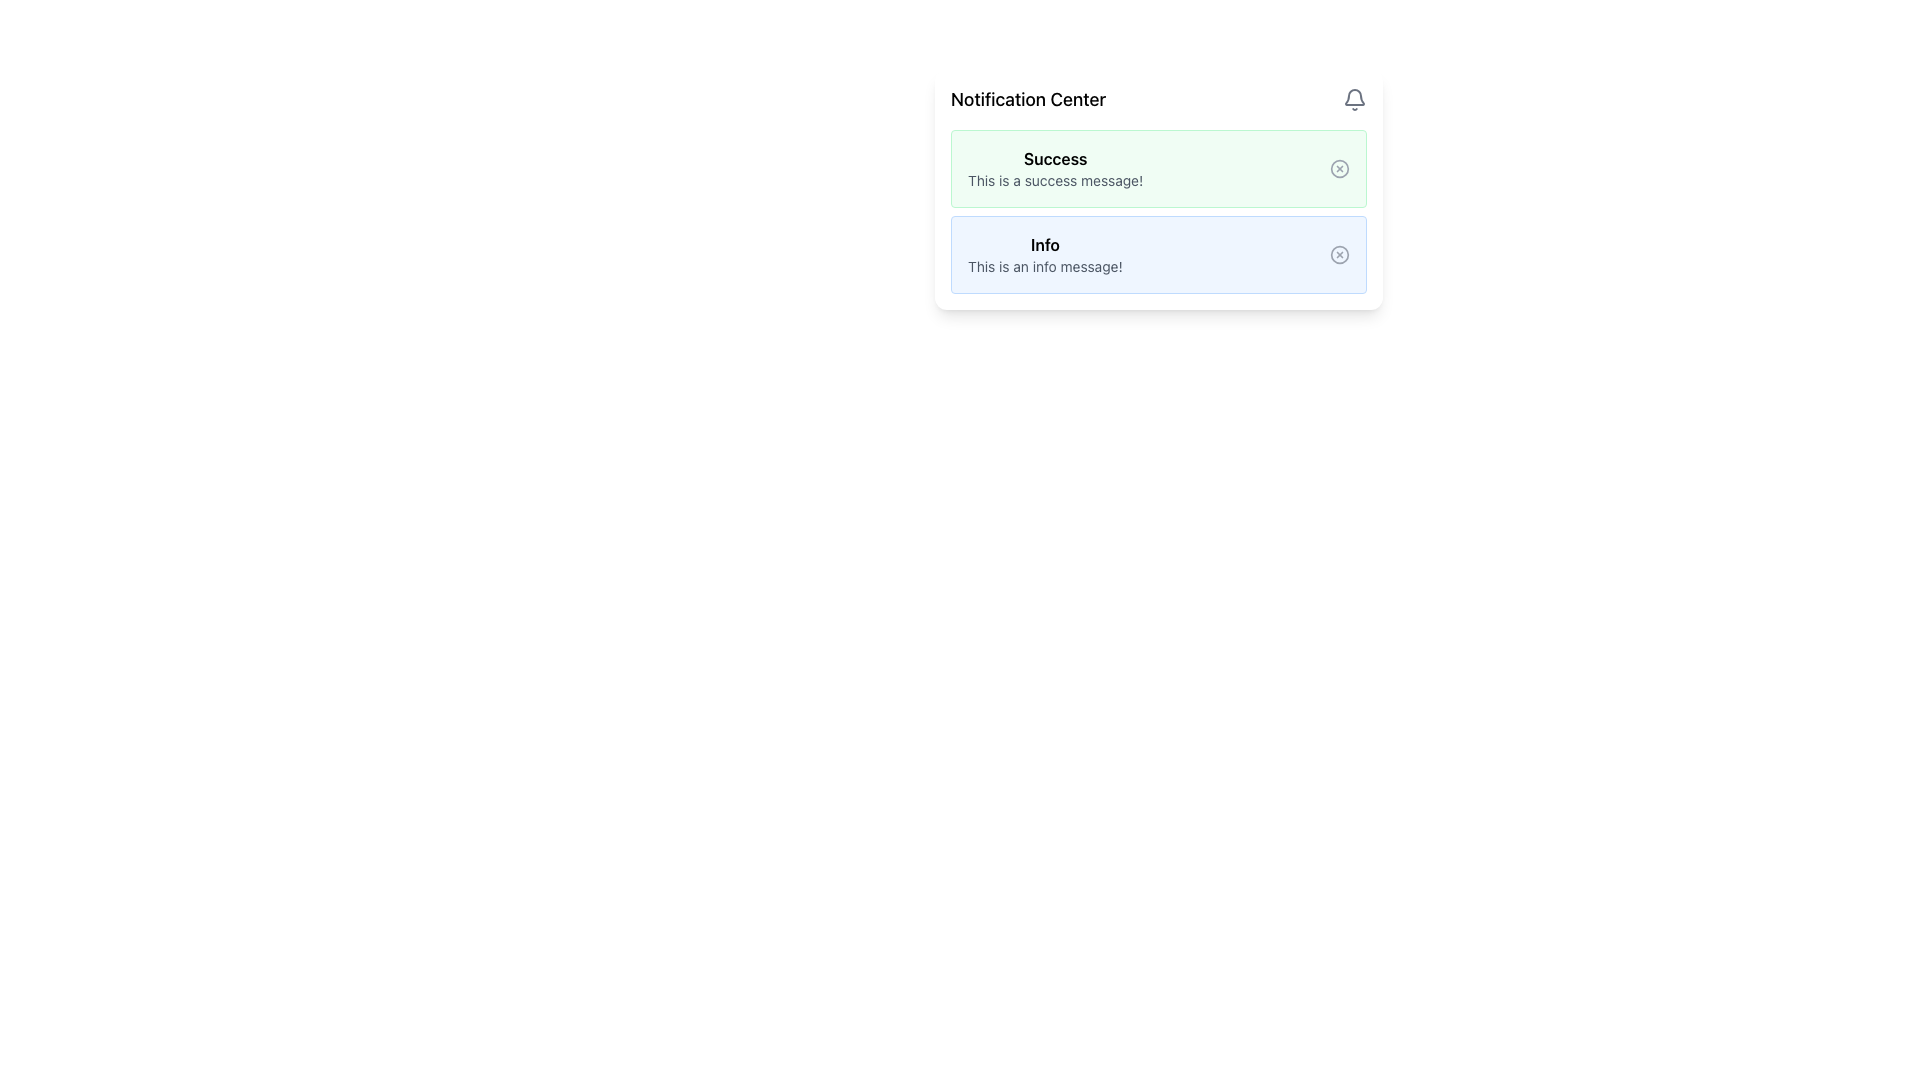 The image size is (1920, 1080). What do you see at coordinates (1044, 265) in the screenshot?
I see `the Text label displaying 'This is an info message!' within the notification card labeled 'Info'` at bounding box center [1044, 265].